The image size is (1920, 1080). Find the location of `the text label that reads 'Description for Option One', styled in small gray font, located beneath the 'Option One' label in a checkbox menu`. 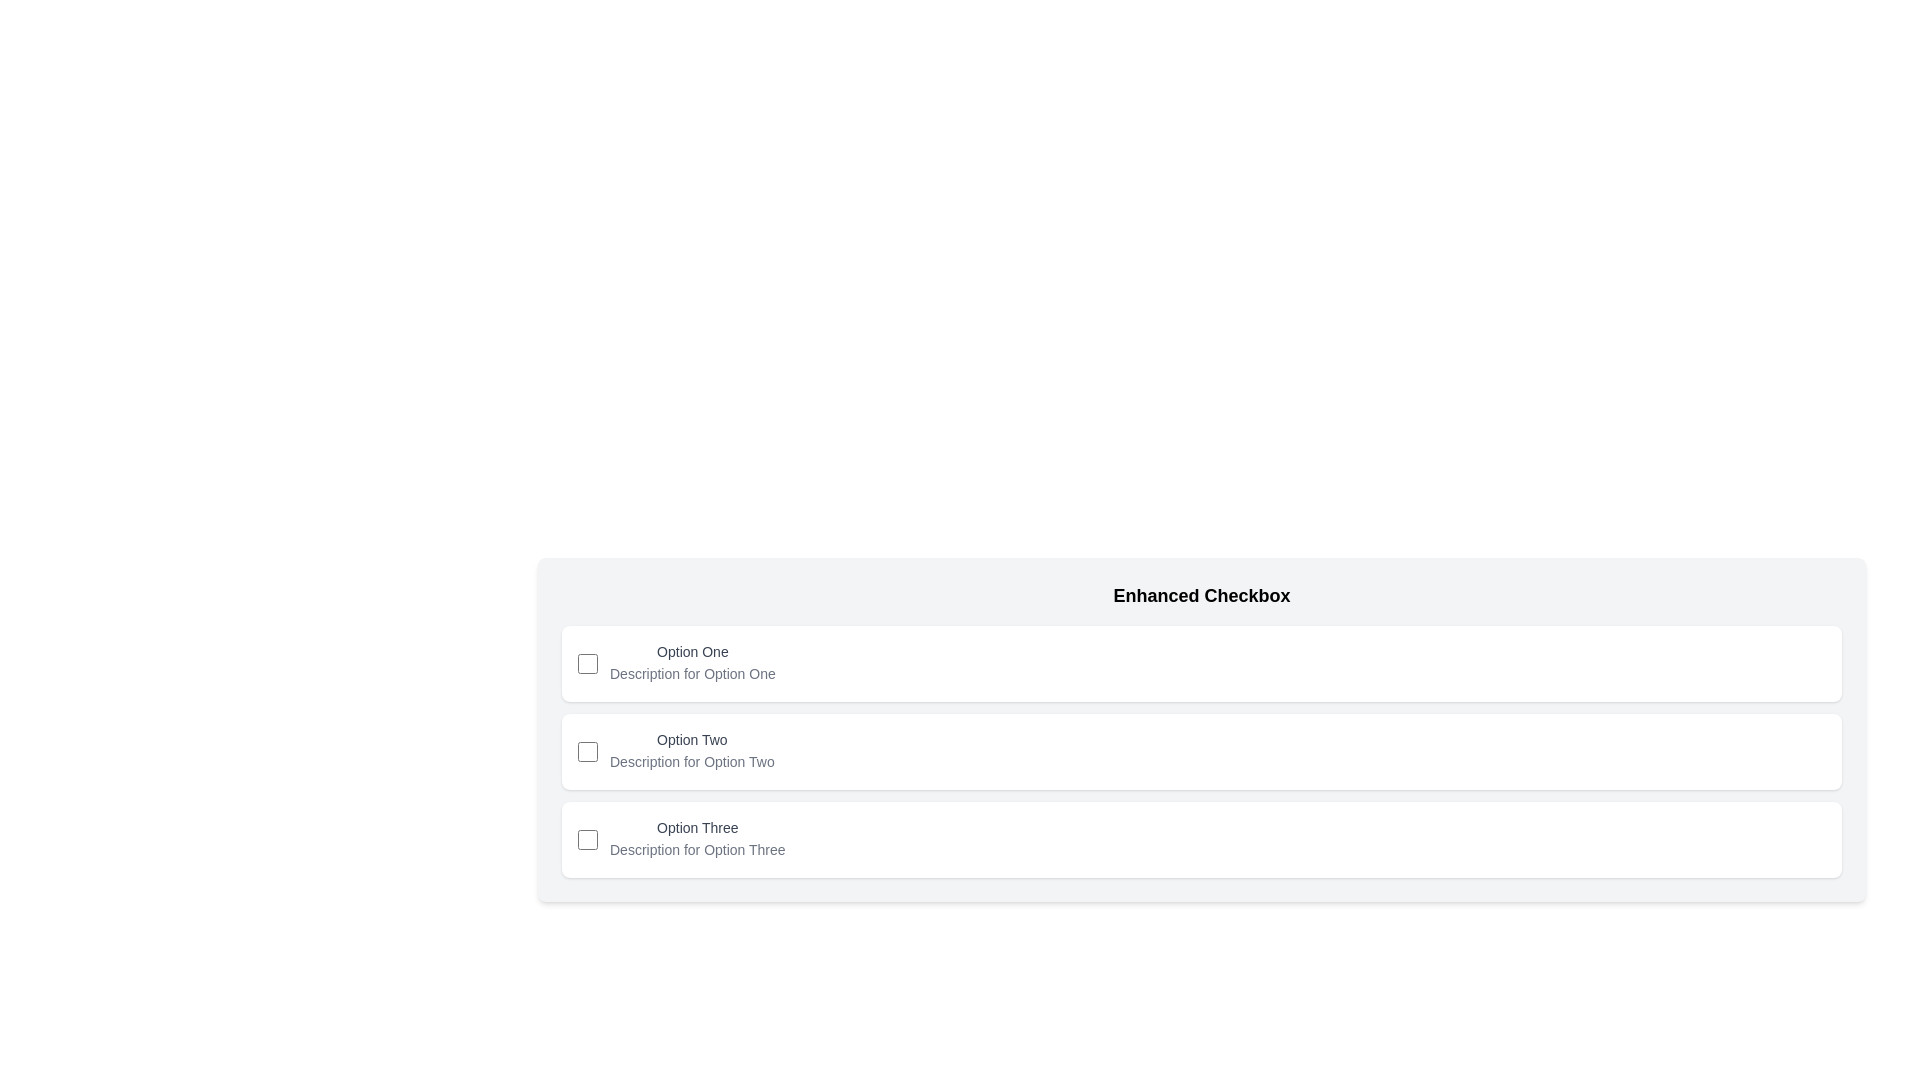

the text label that reads 'Description for Option One', styled in small gray font, located beneath the 'Option One' label in a checkbox menu is located at coordinates (692, 674).